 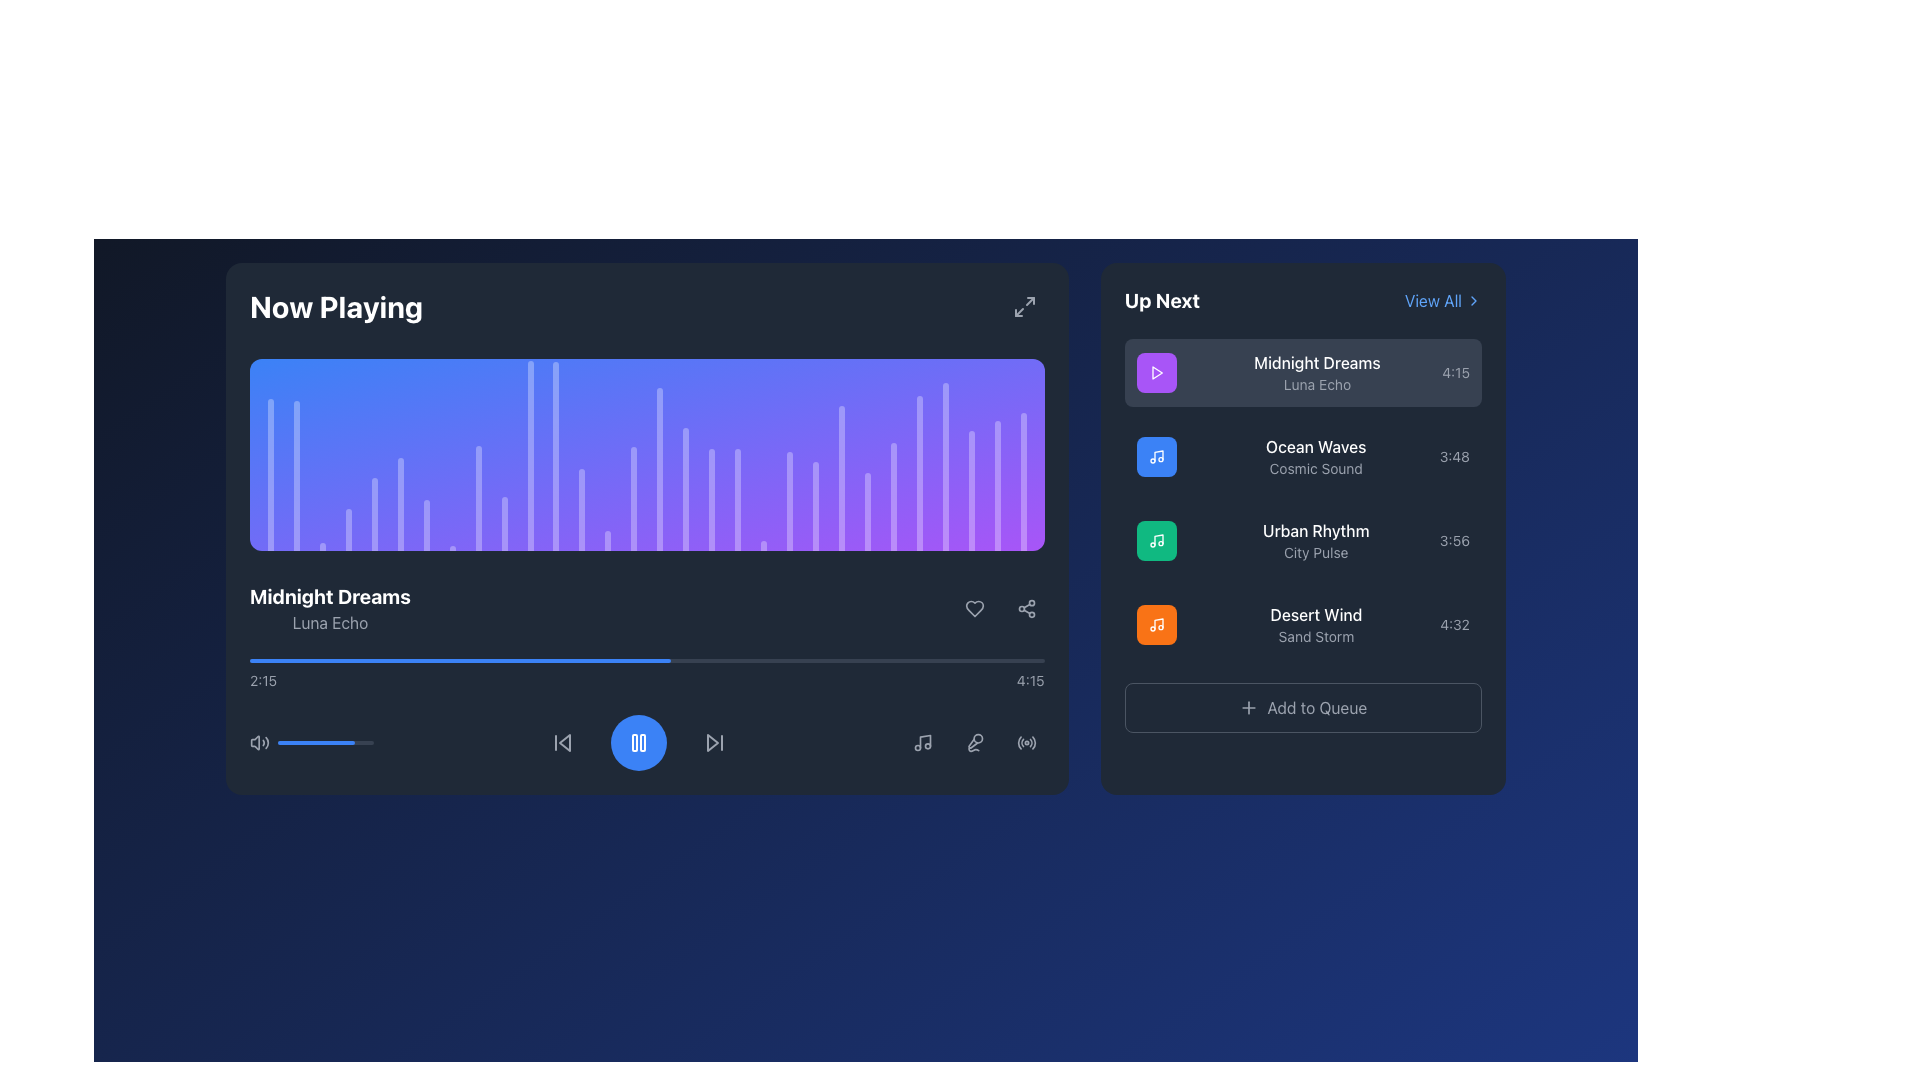 I want to click on the 18th vertical bar with a rounded top in the graph visualization, which has a light-colored translucent styling and is positioned near the middle of the sequence, so click(x=686, y=489).